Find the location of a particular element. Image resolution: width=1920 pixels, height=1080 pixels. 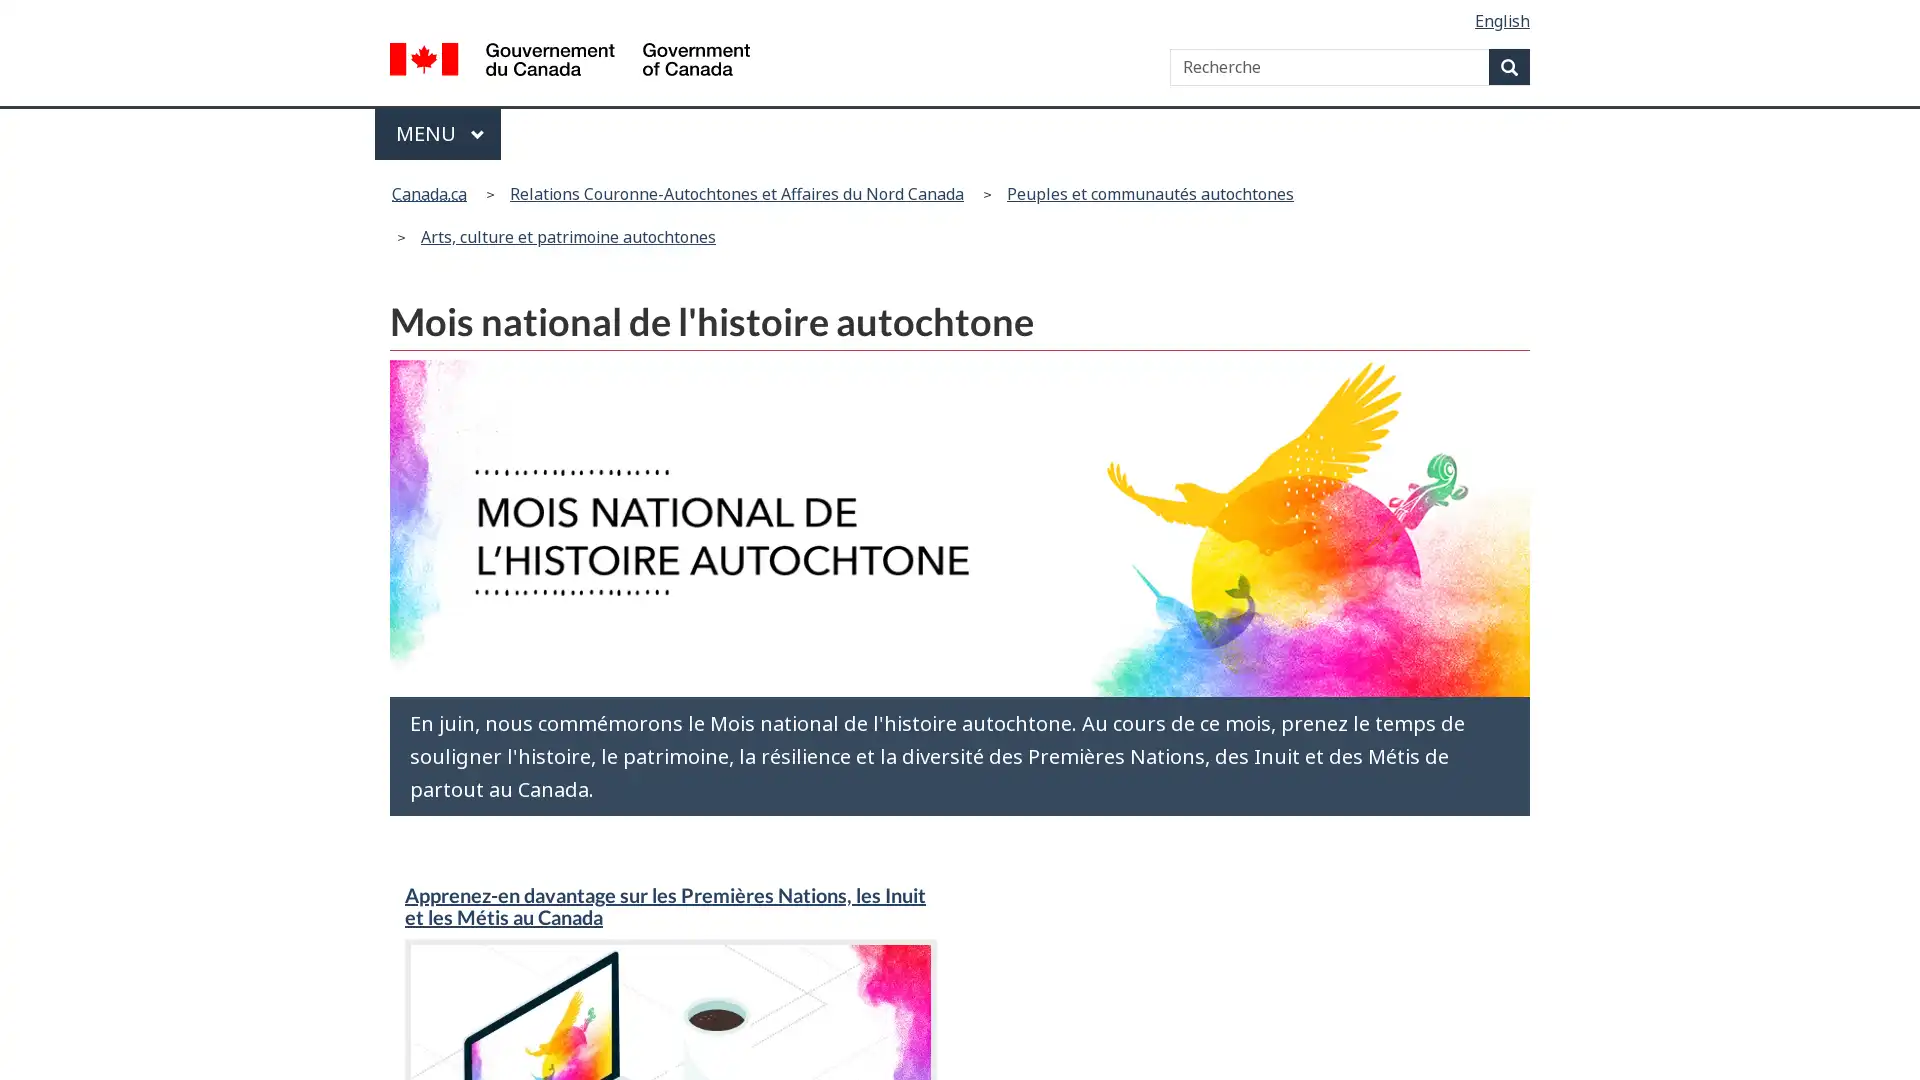

Recherche is located at coordinates (1509, 65).